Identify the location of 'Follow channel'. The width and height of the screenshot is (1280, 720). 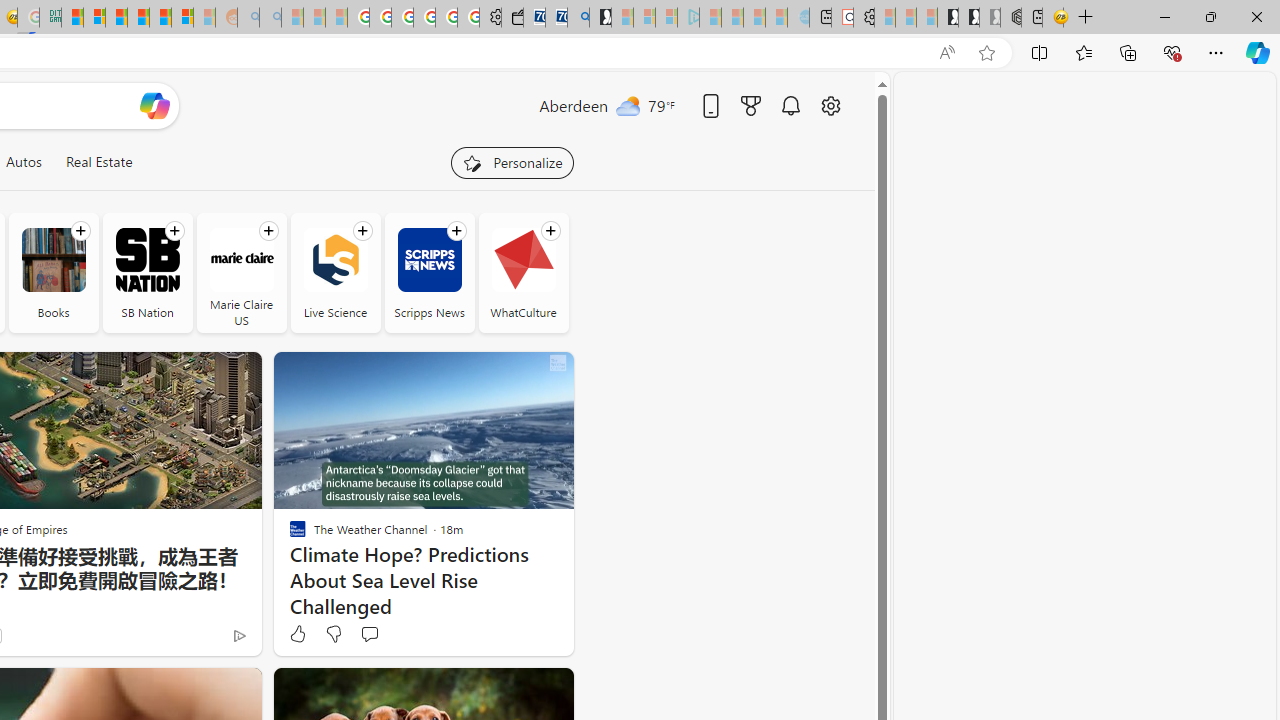
(550, 230).